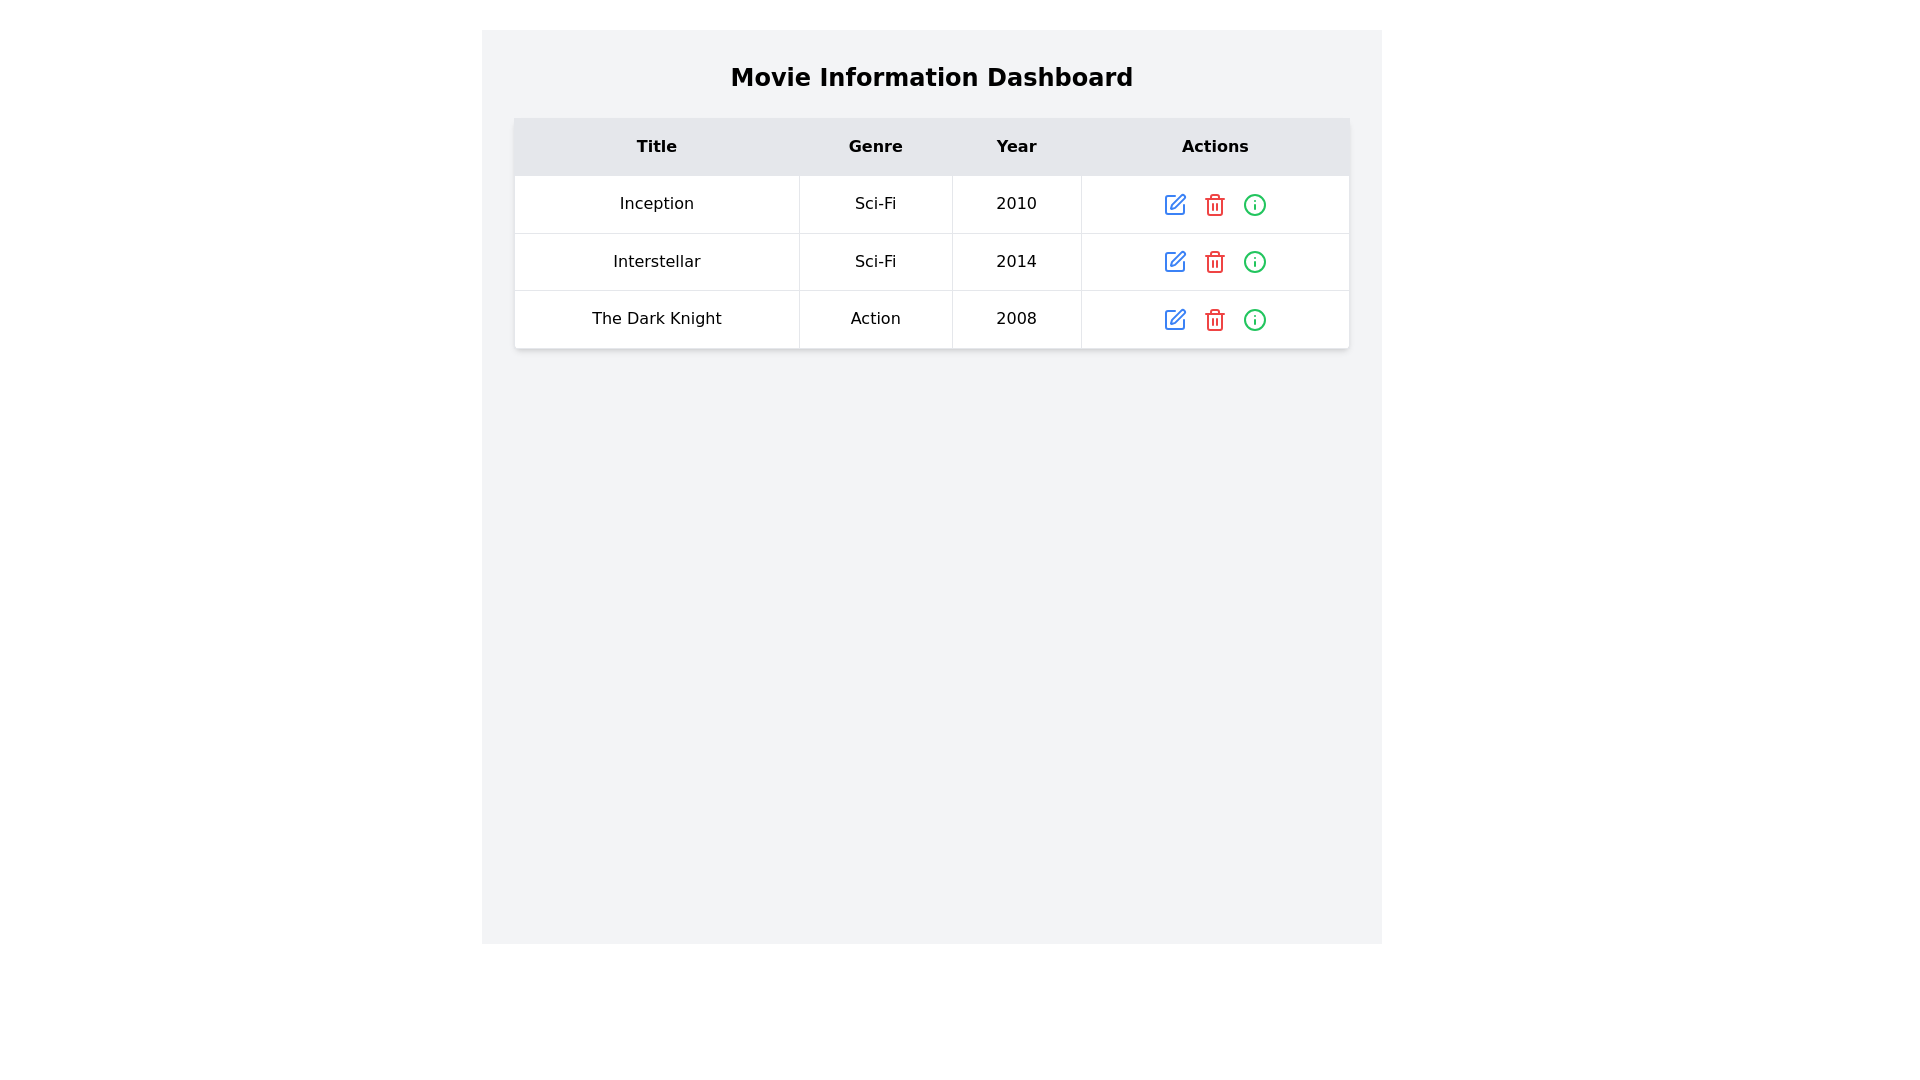 This screenshot has width=1920, height=1080. What do you see at coordinates (1254, 260) in the screenshot?
I see `the icon button with an 'info' symbol located in the Actions column of the row representing 'Interstellar'` at bounding box center [1254, 260].